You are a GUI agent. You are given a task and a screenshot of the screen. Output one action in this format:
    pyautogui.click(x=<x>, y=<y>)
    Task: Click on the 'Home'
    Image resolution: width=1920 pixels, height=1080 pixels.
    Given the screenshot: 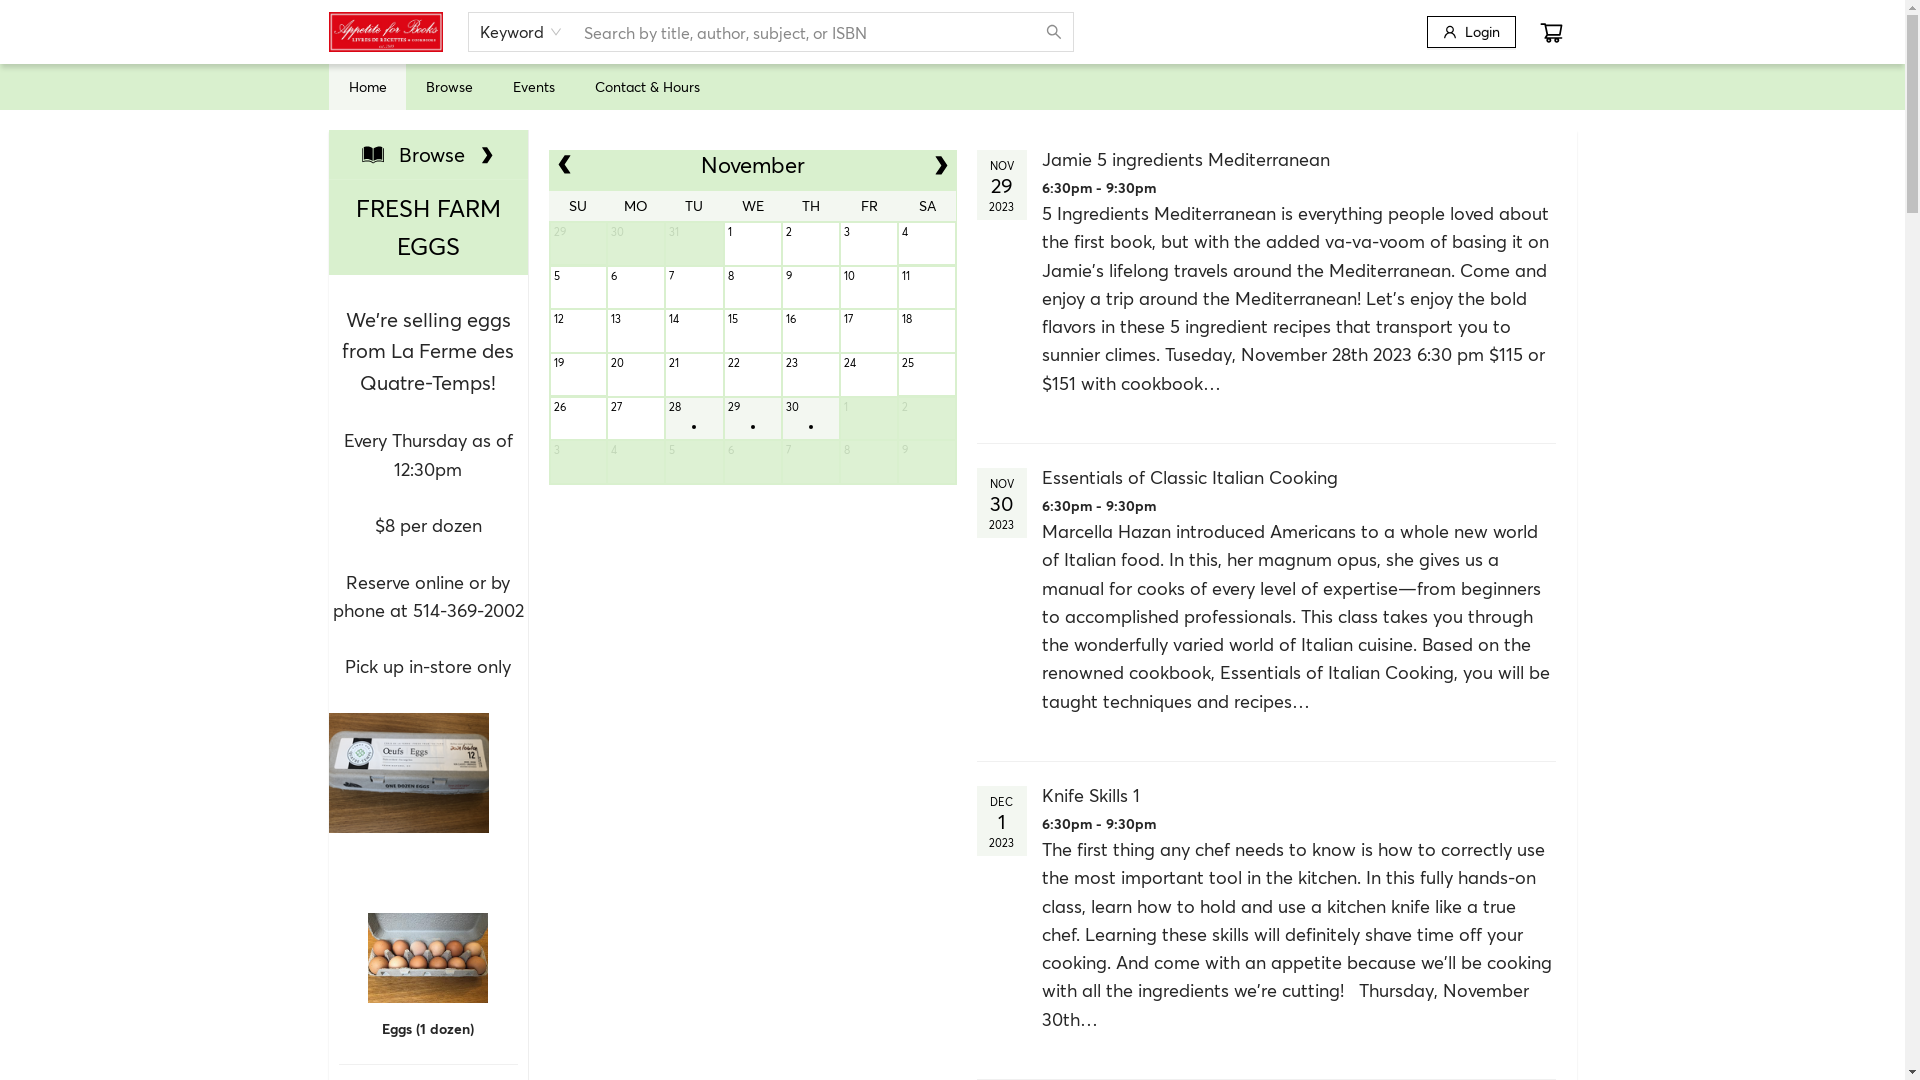 What is the action you would take?
    pyautogui.click(x=347, y=85)
    